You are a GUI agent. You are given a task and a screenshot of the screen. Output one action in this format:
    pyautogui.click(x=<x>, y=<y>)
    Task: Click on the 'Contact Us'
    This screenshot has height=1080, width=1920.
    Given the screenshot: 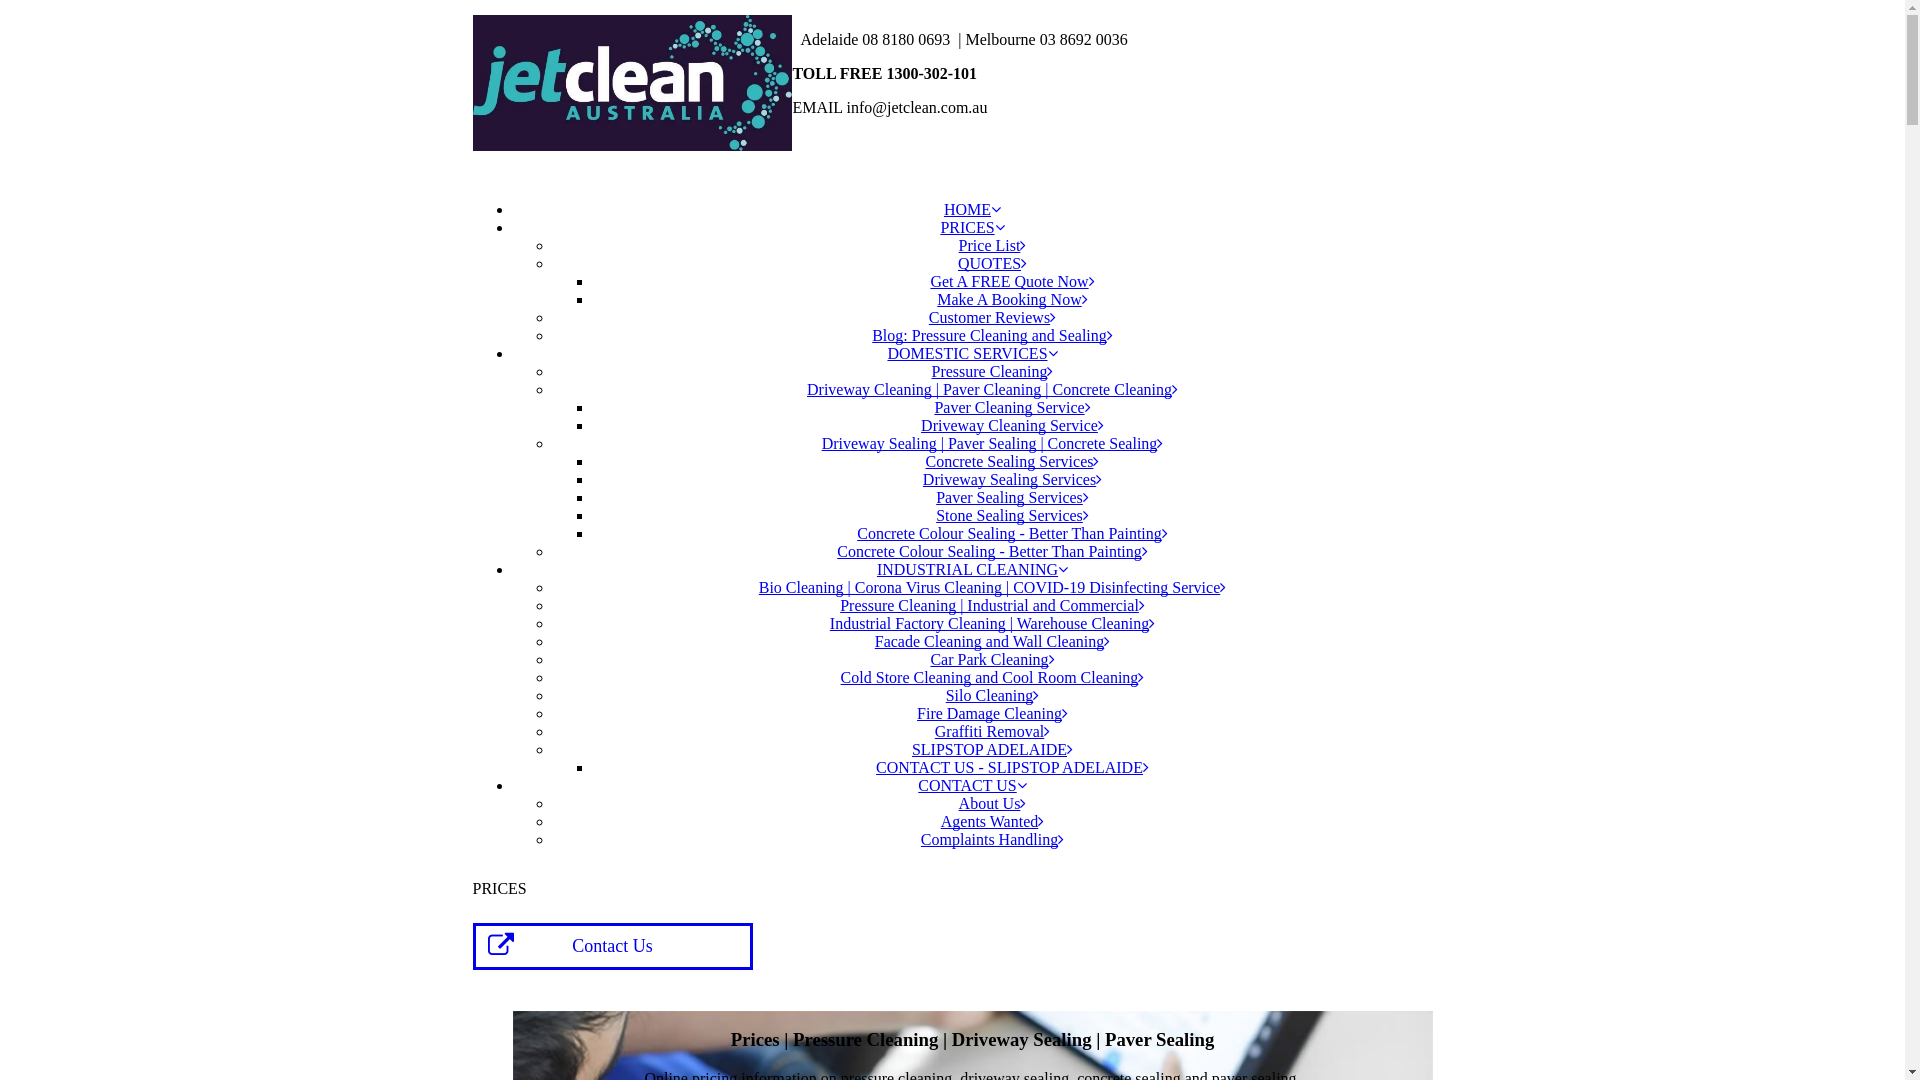 What is the action you would take?
    pyautogui.click(x=610, y=945)
    